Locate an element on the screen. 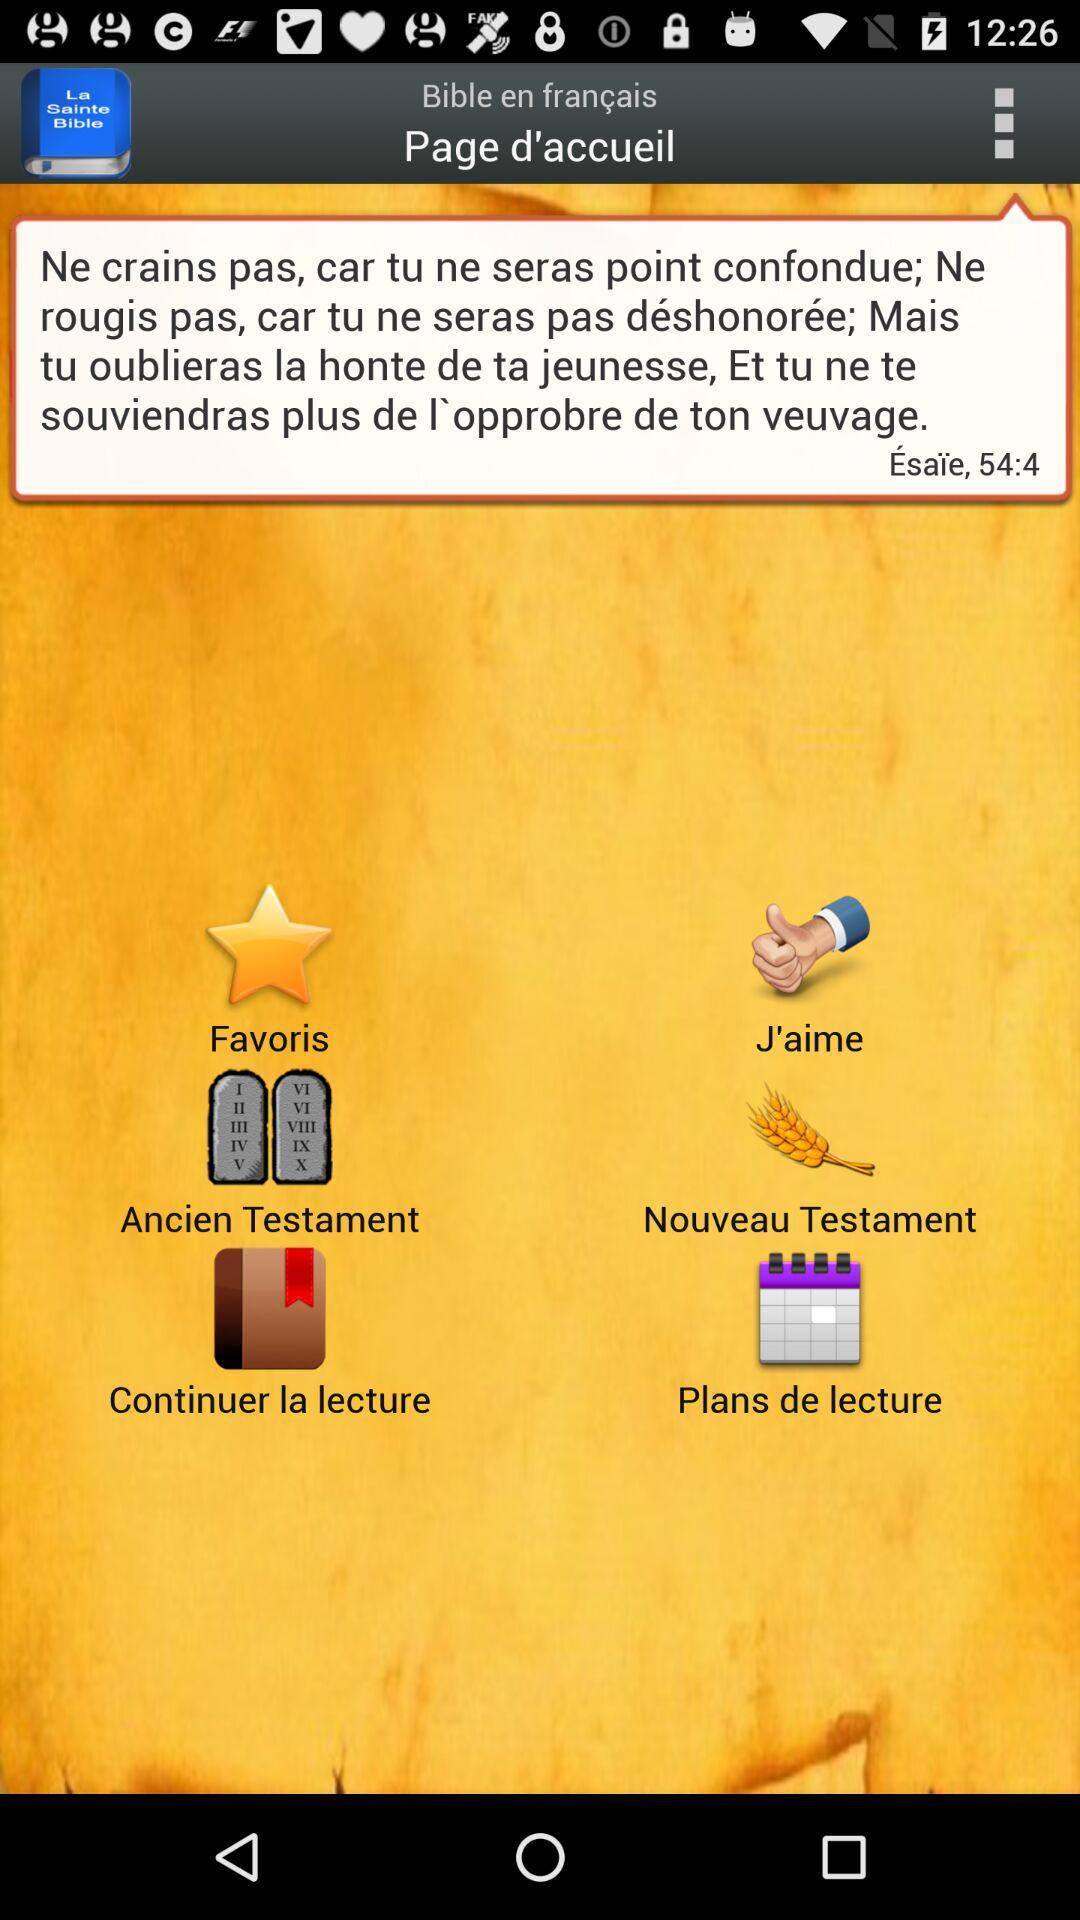 This screenshot has width=1080, height=1920. menu option is located at coordinates (1003, 122).